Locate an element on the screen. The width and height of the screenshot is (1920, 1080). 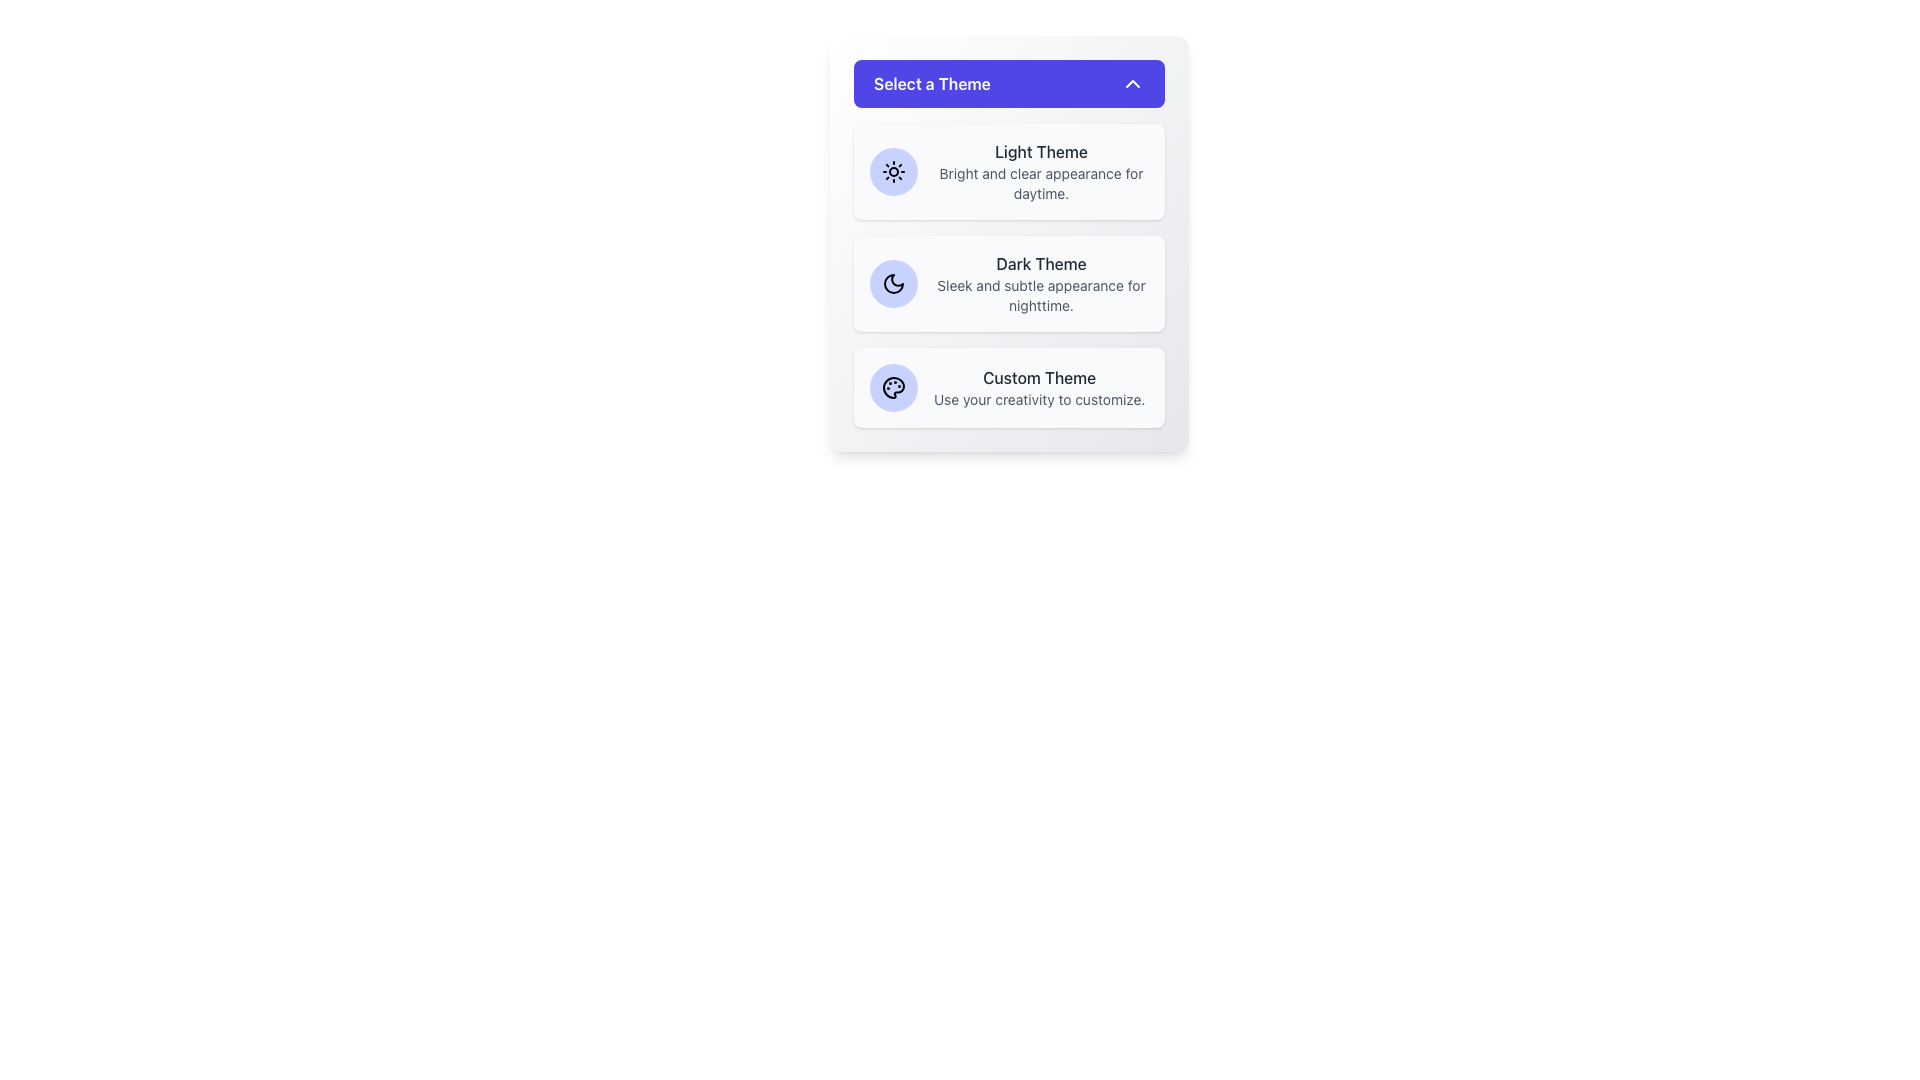
the 'Custom Theme' interactive selection card, which is the third card in the theme selection menu under the header 'Select a Theme' is located at coordinates (1009, 388).